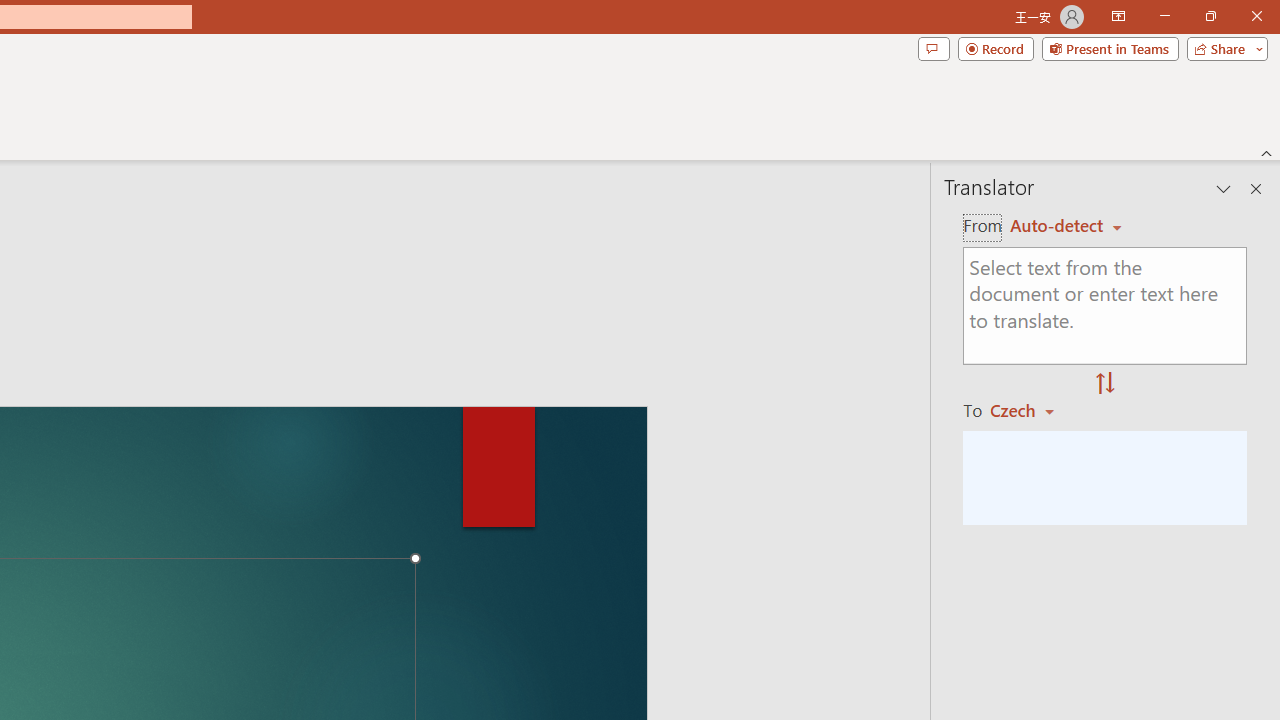 The height and width of the screenshot is (720, 1280). I want to click on 'Share', so click(1222, 47).